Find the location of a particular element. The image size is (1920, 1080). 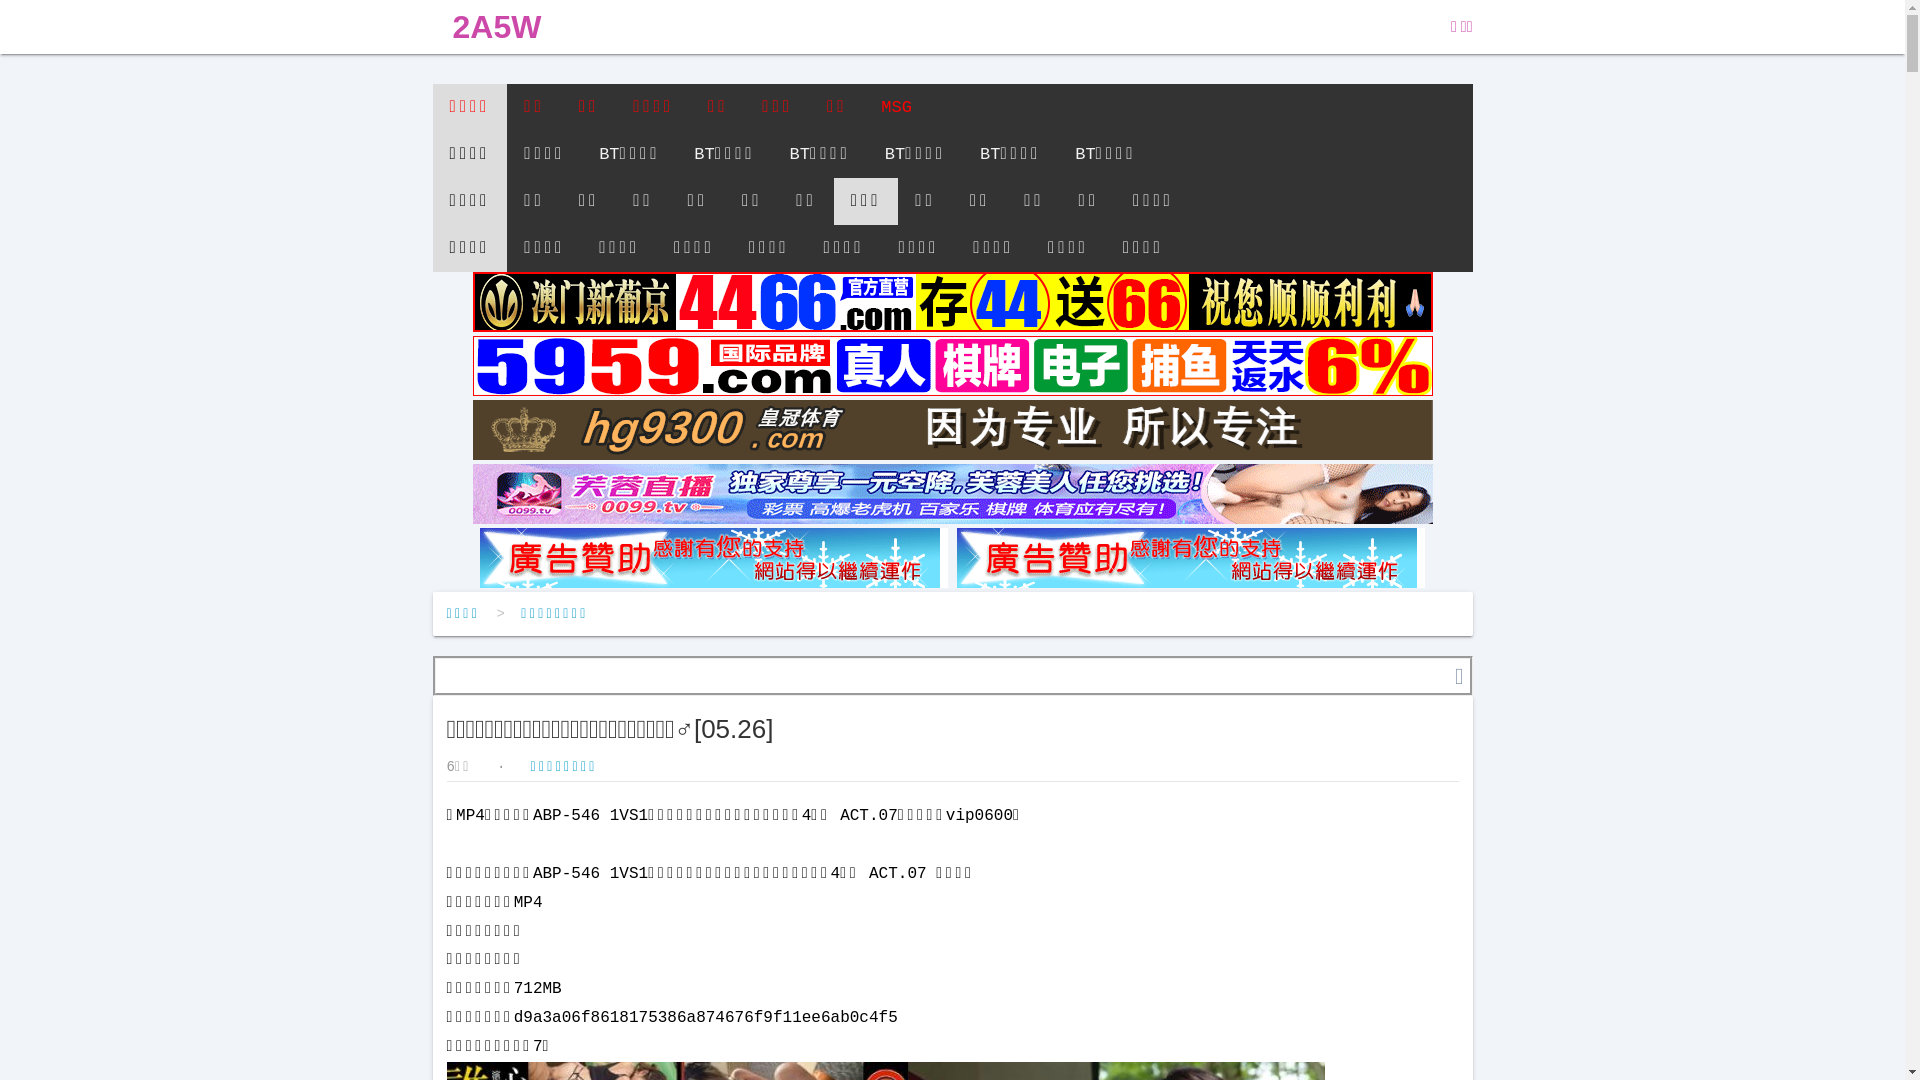

'2A5W' is located at coordinates (496, 27).